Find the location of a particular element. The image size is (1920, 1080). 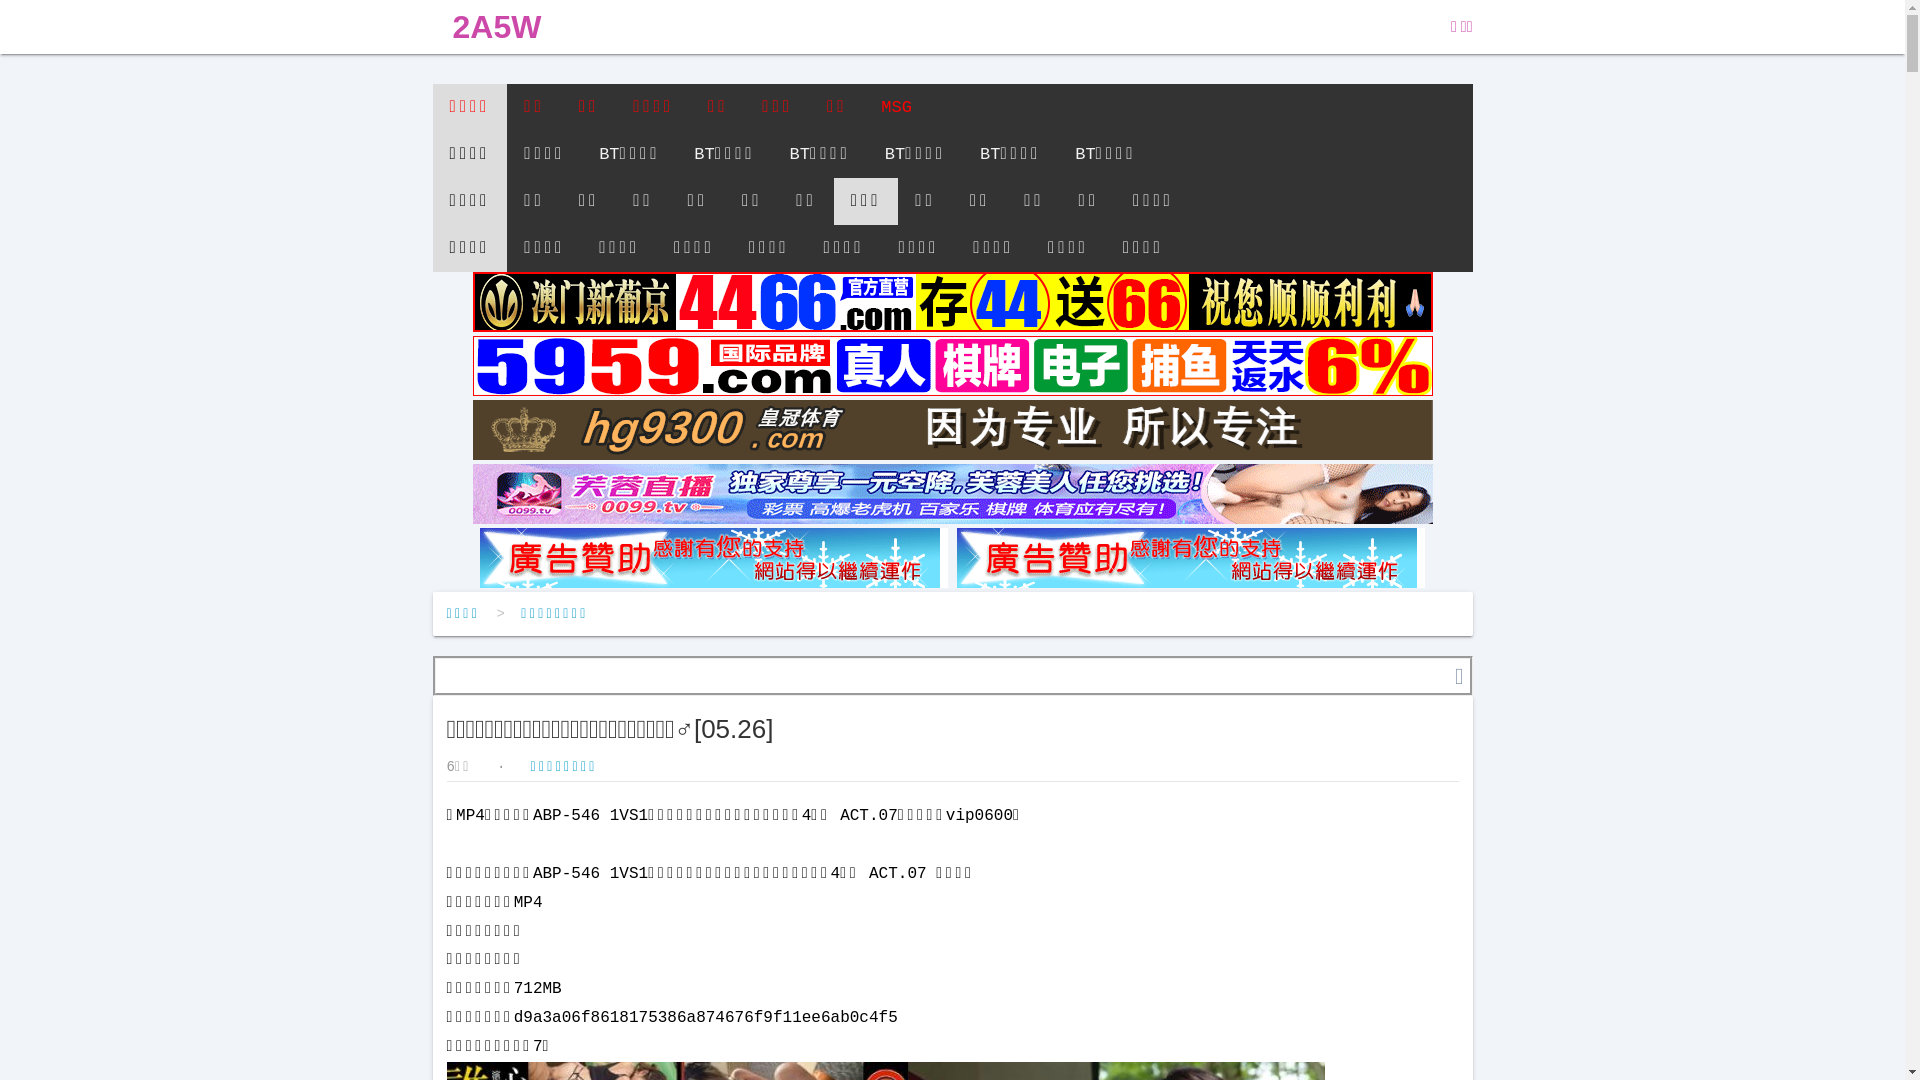

'2A5W' is located at coordinates (496, 27).